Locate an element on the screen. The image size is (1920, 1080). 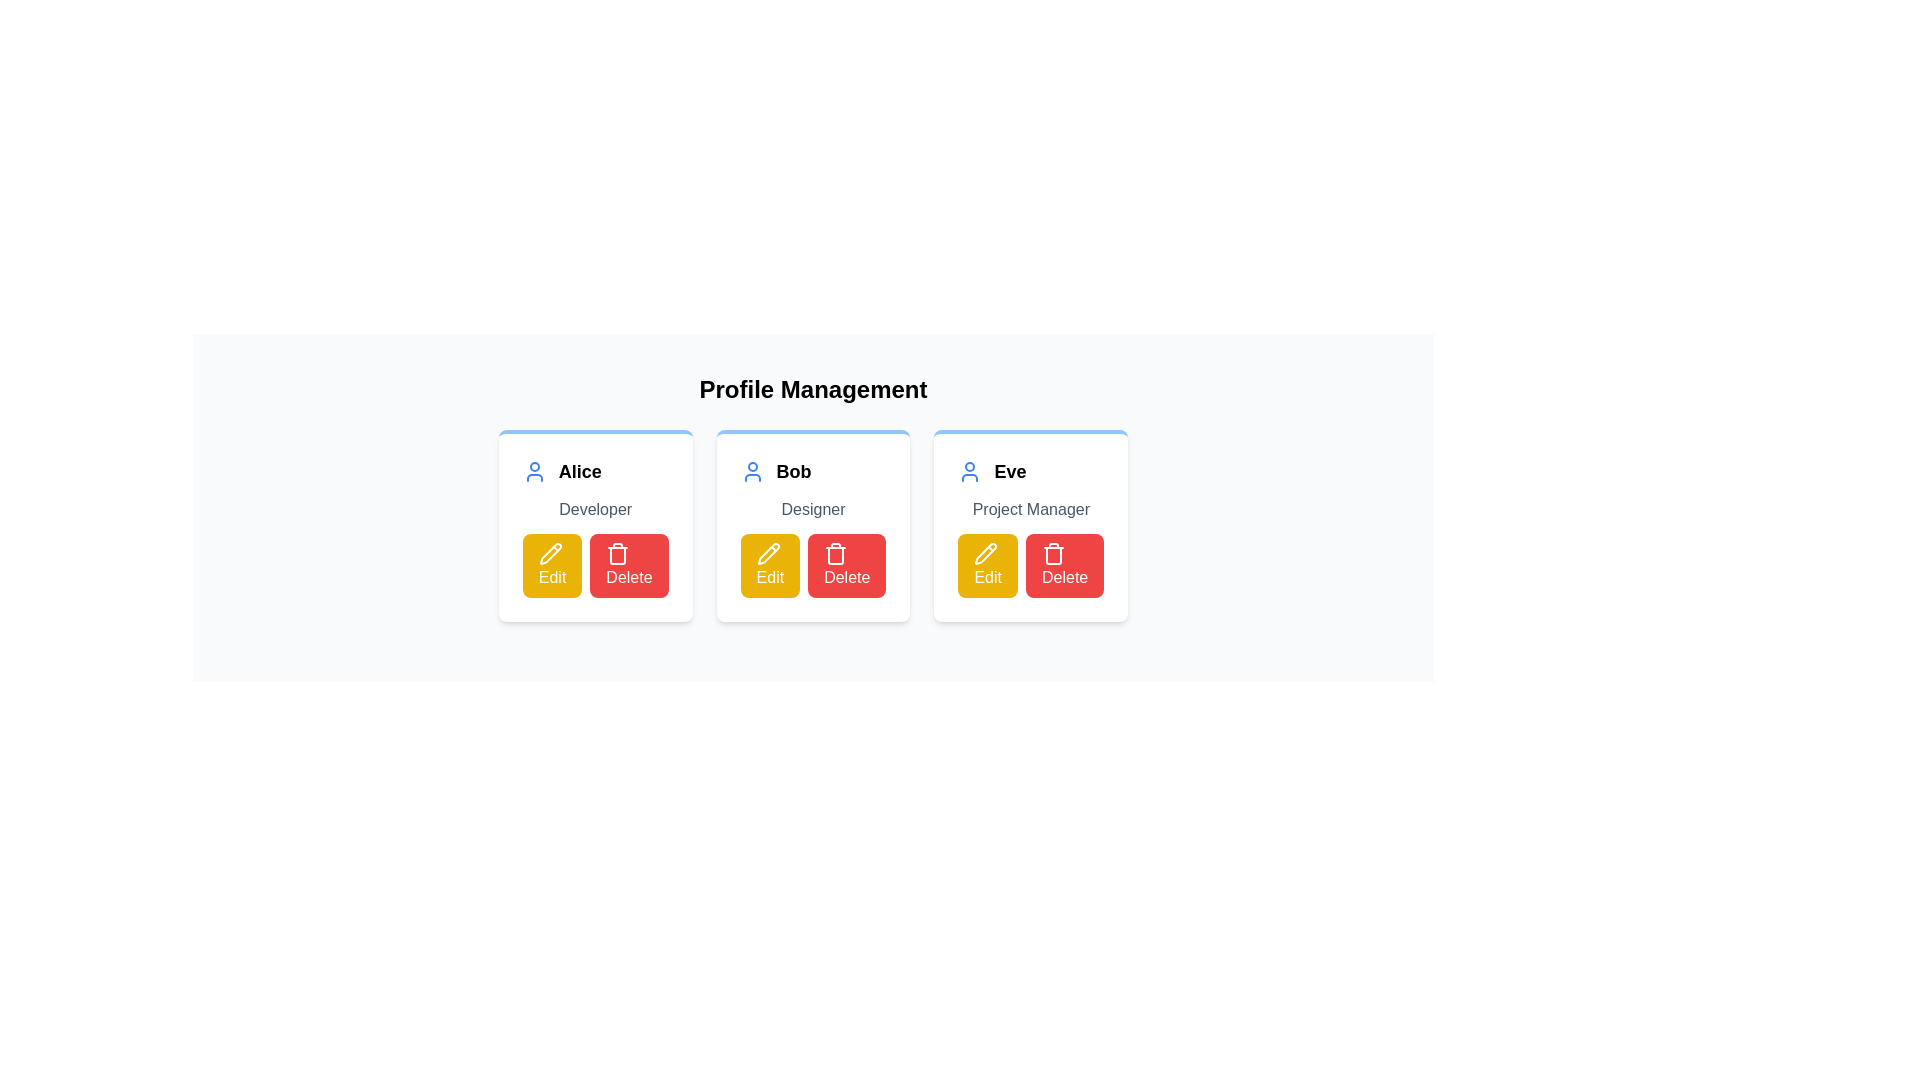
the pencil icon within the 'Edit' button located at the bottom left of the 'Alice' user card in the 'Profile Management' section is located at coordinates (550, 554).